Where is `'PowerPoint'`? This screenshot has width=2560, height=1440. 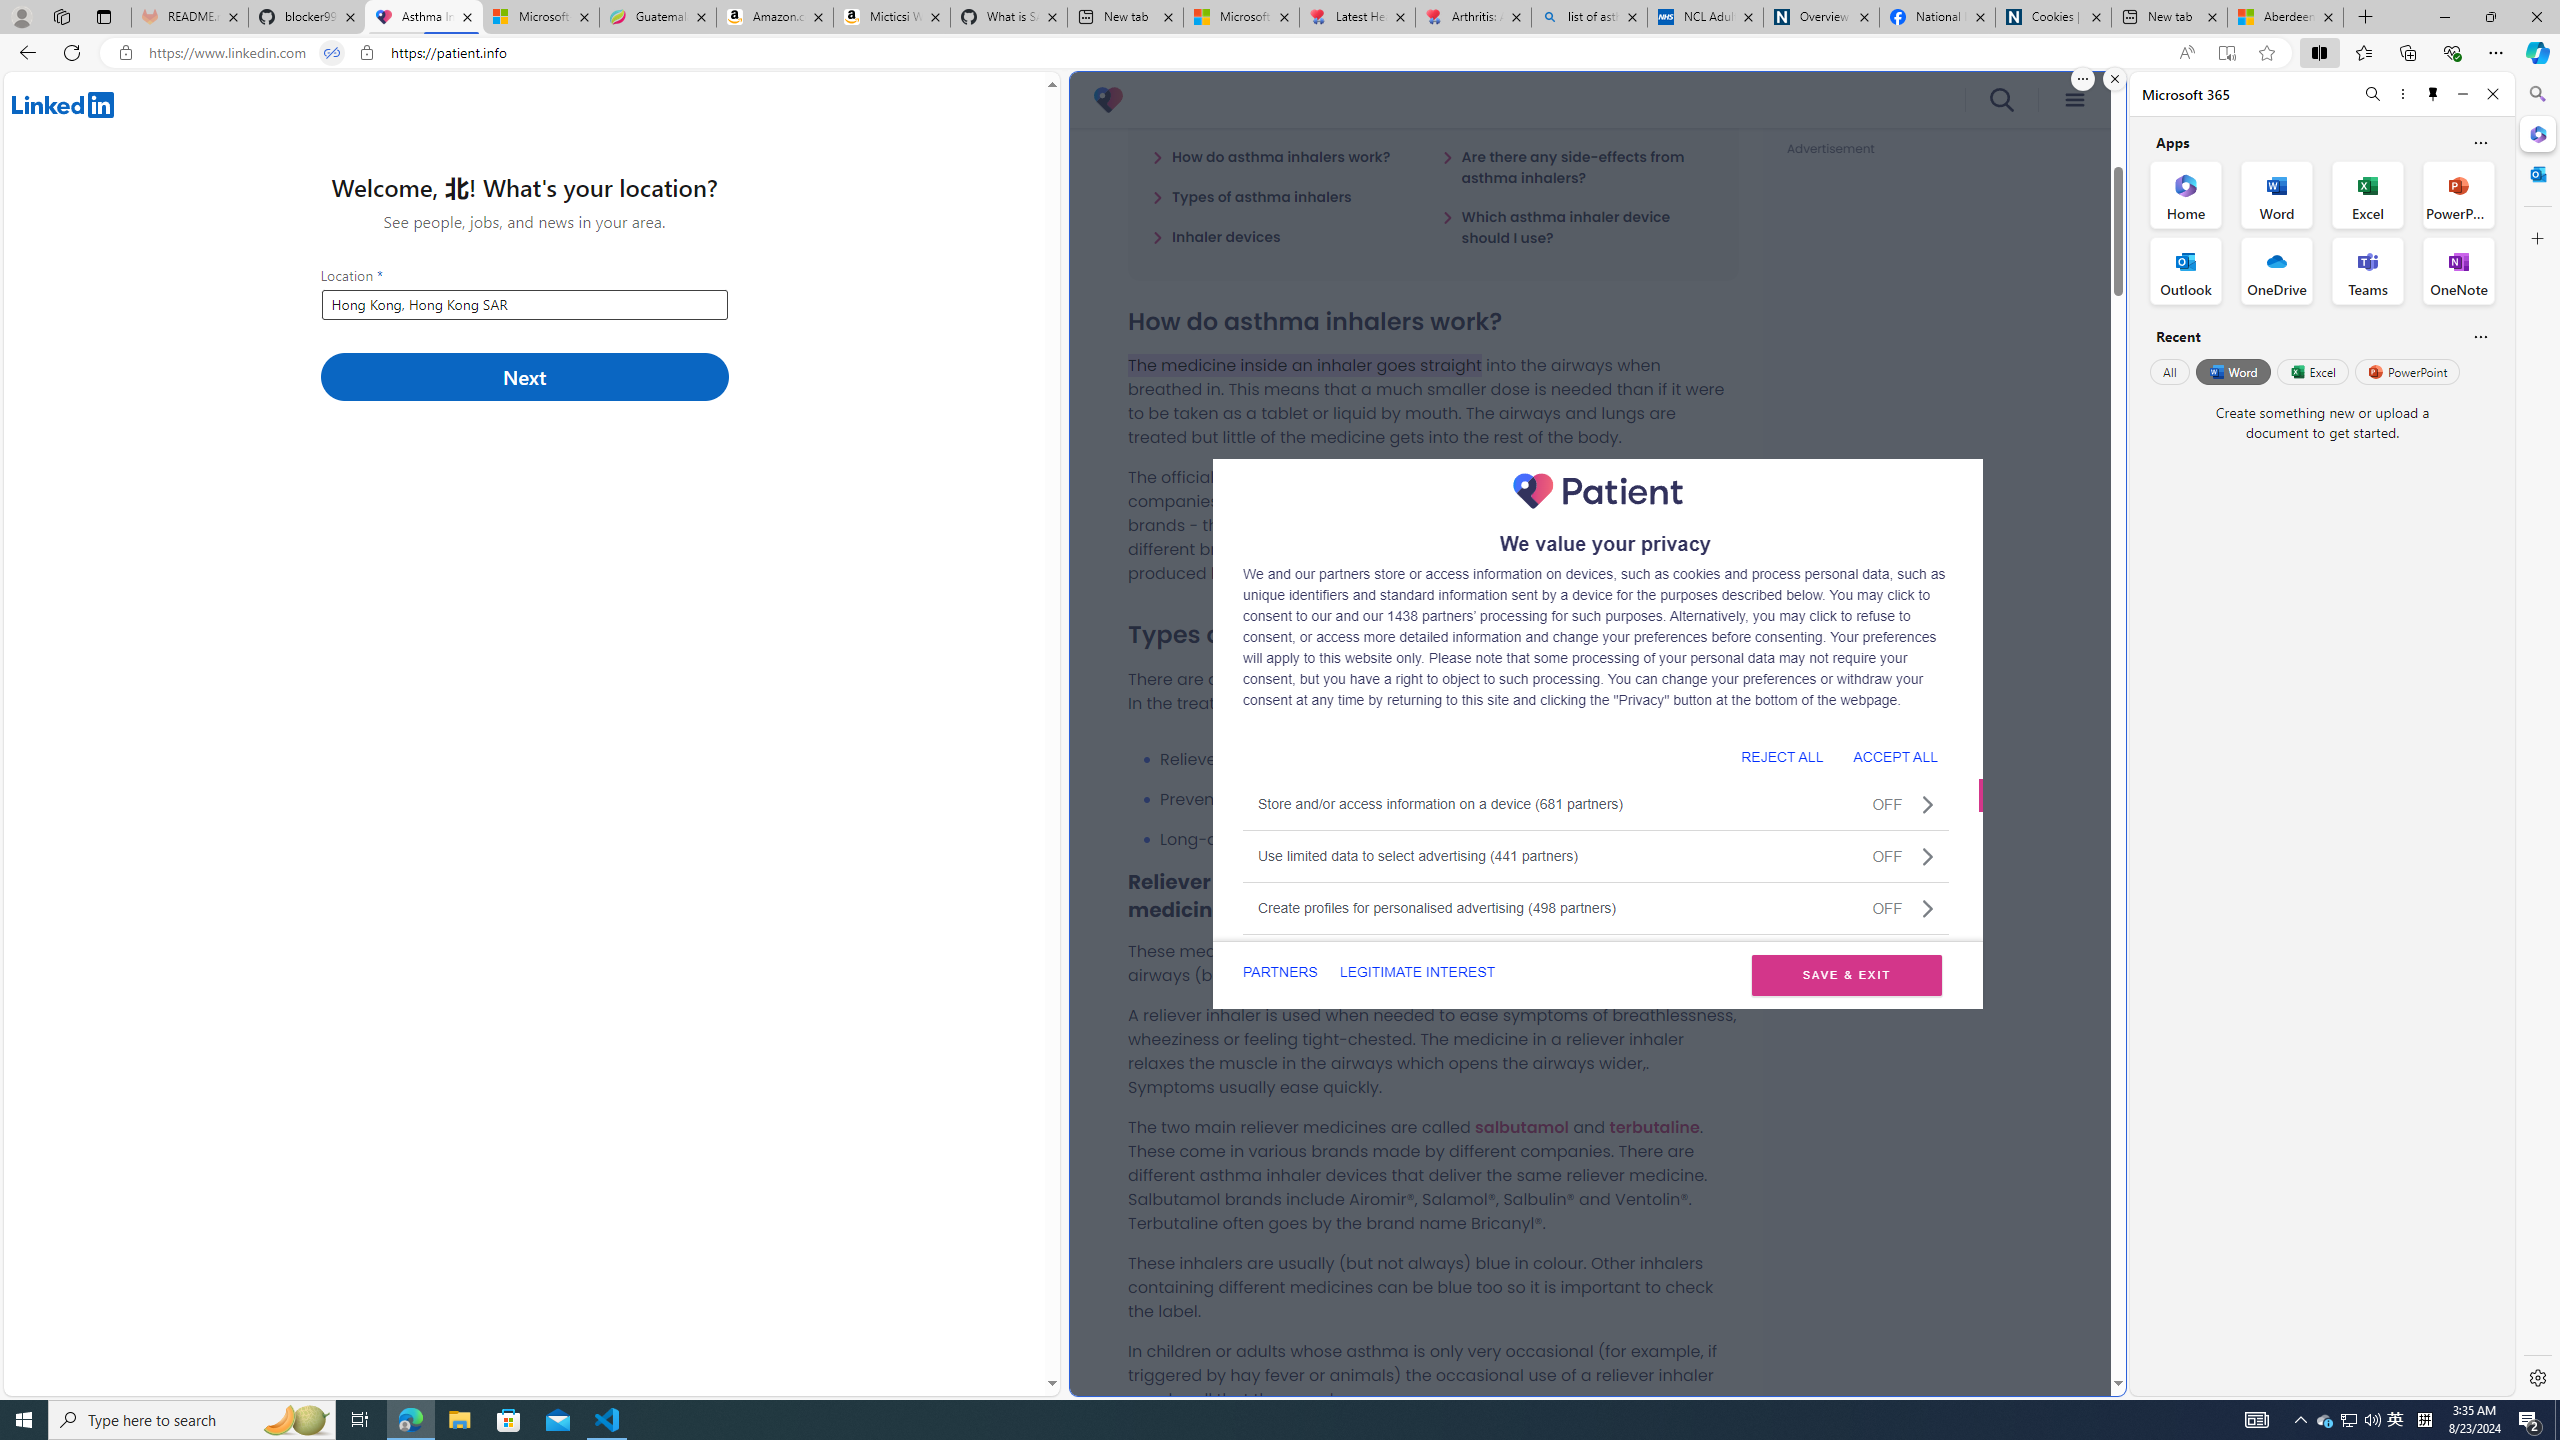 'PowerPoint' is located at coordinates (2406, 371).